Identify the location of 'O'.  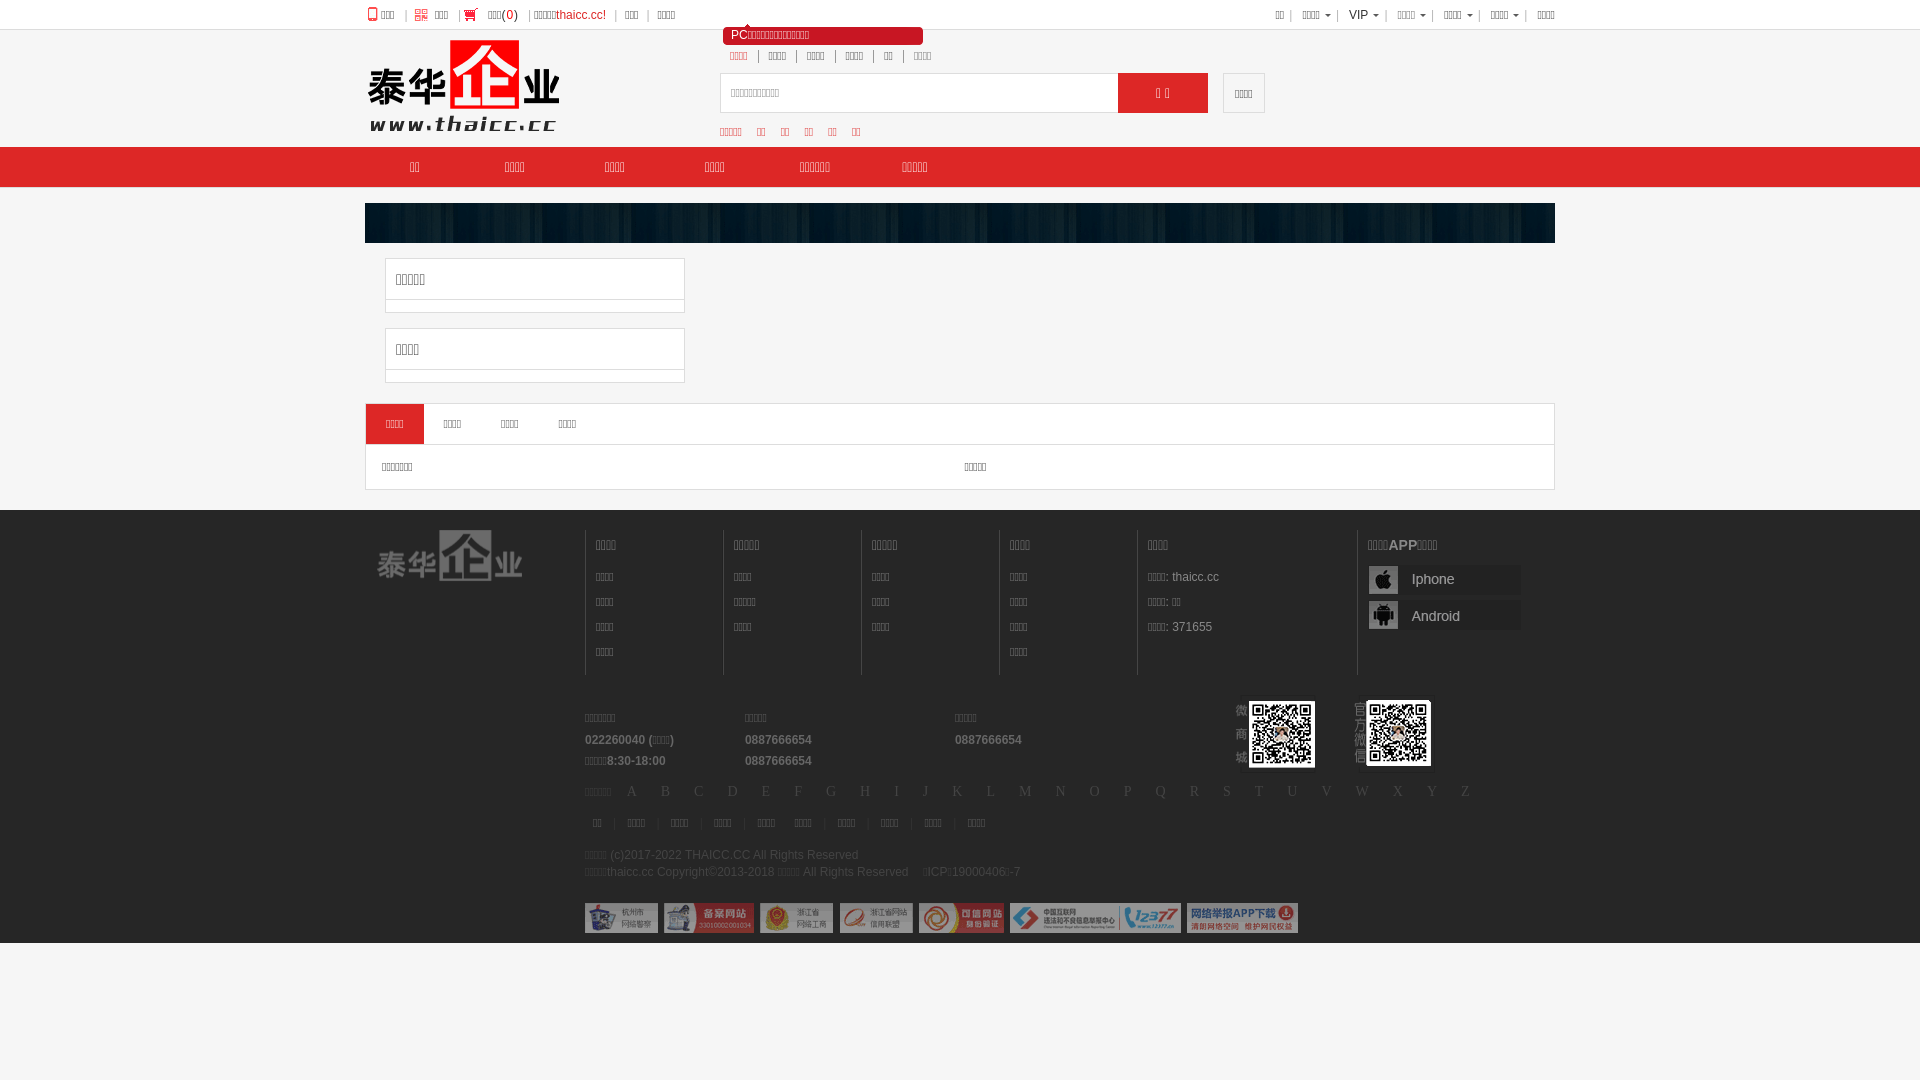
(1083, 790).